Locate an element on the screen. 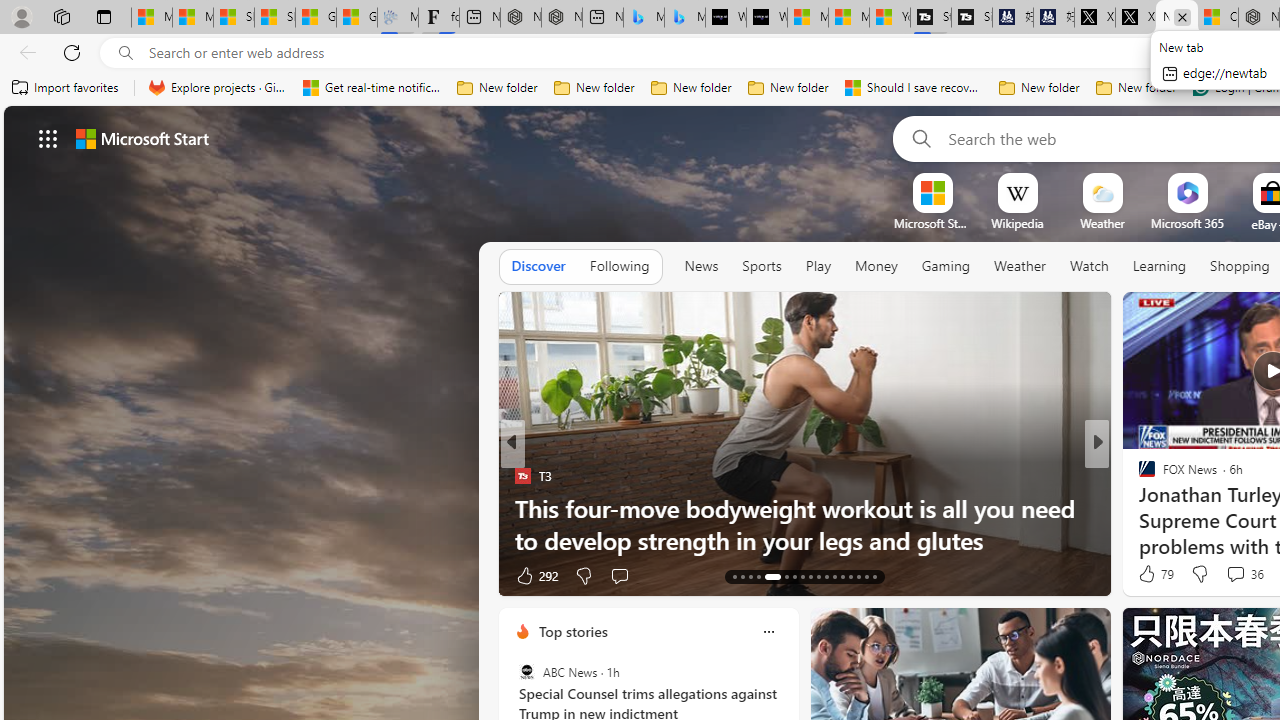 Image resolution: width=1280 pixels, height=720 pixels. 'Shanghai, China weather forecast | Microsoft Weather' is located at coordinates (274, 17).